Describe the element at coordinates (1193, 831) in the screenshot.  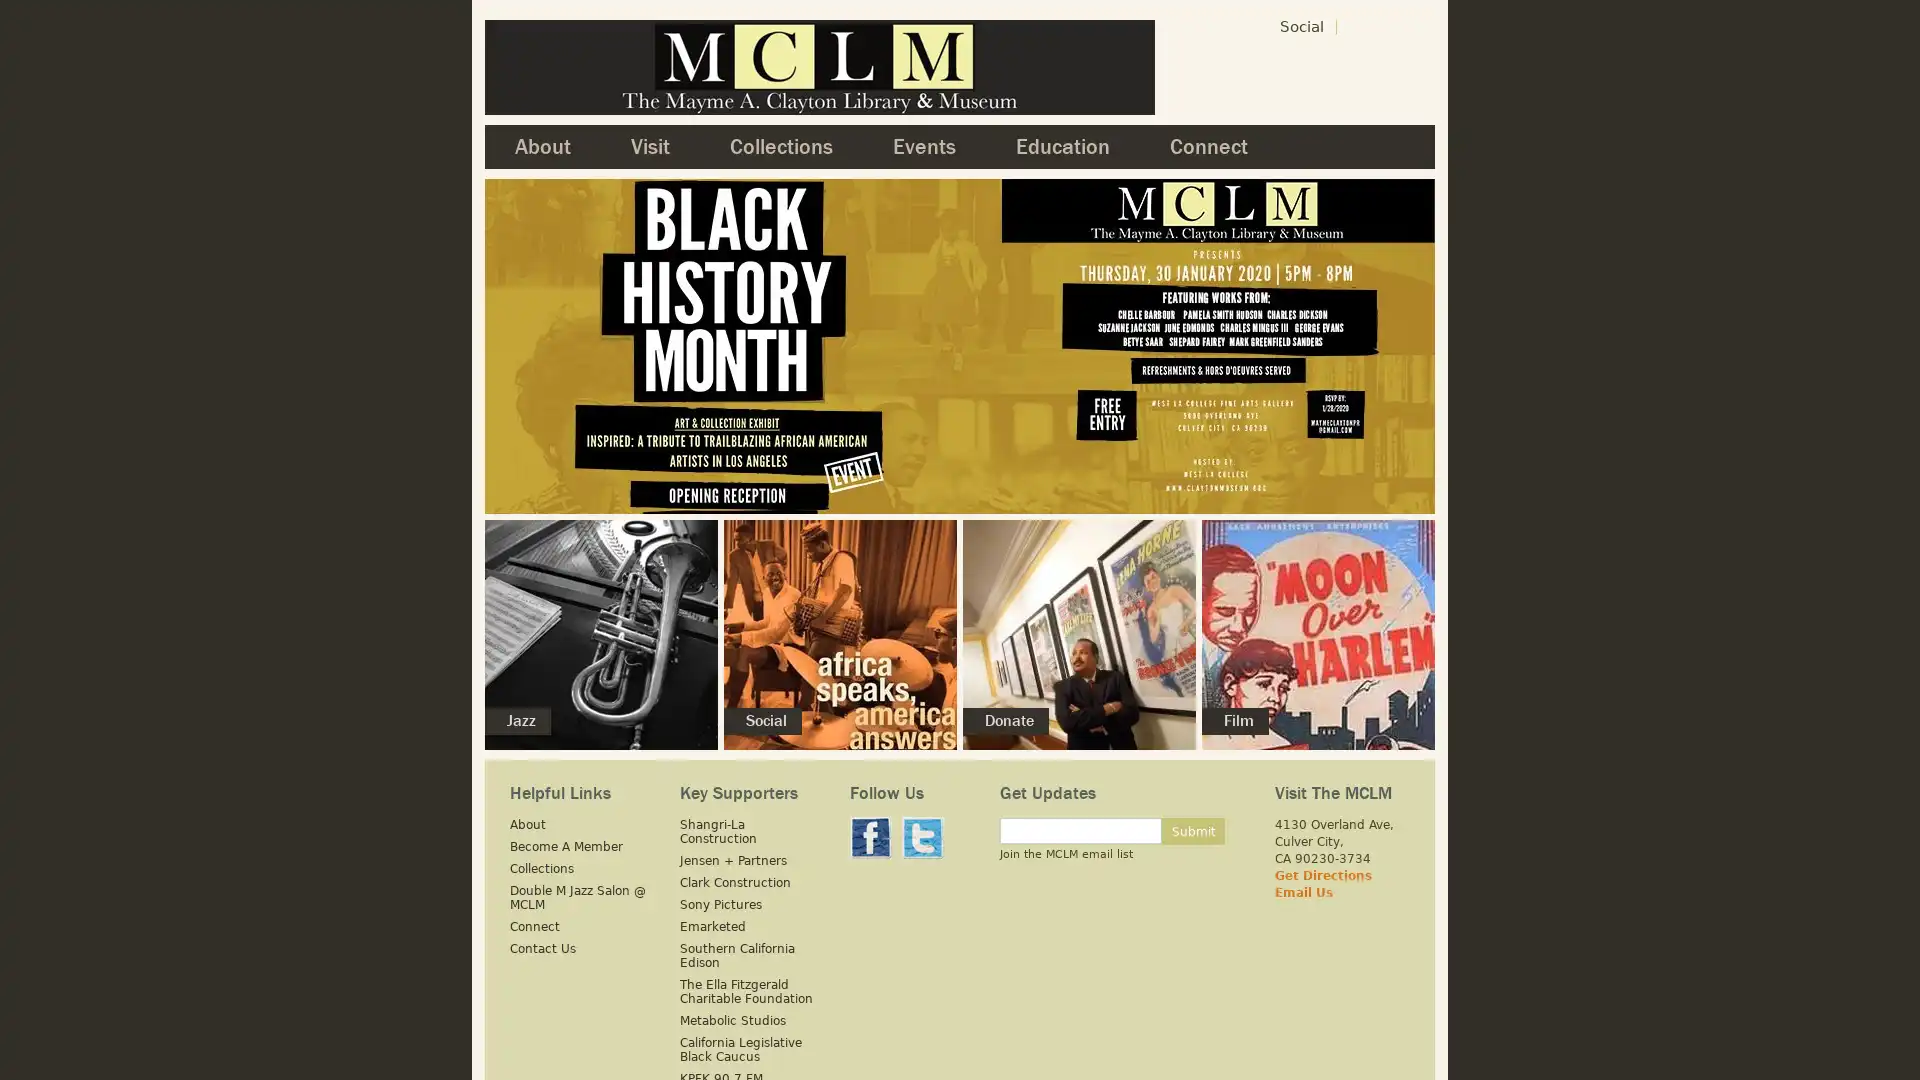
I see `Submit` at that location.